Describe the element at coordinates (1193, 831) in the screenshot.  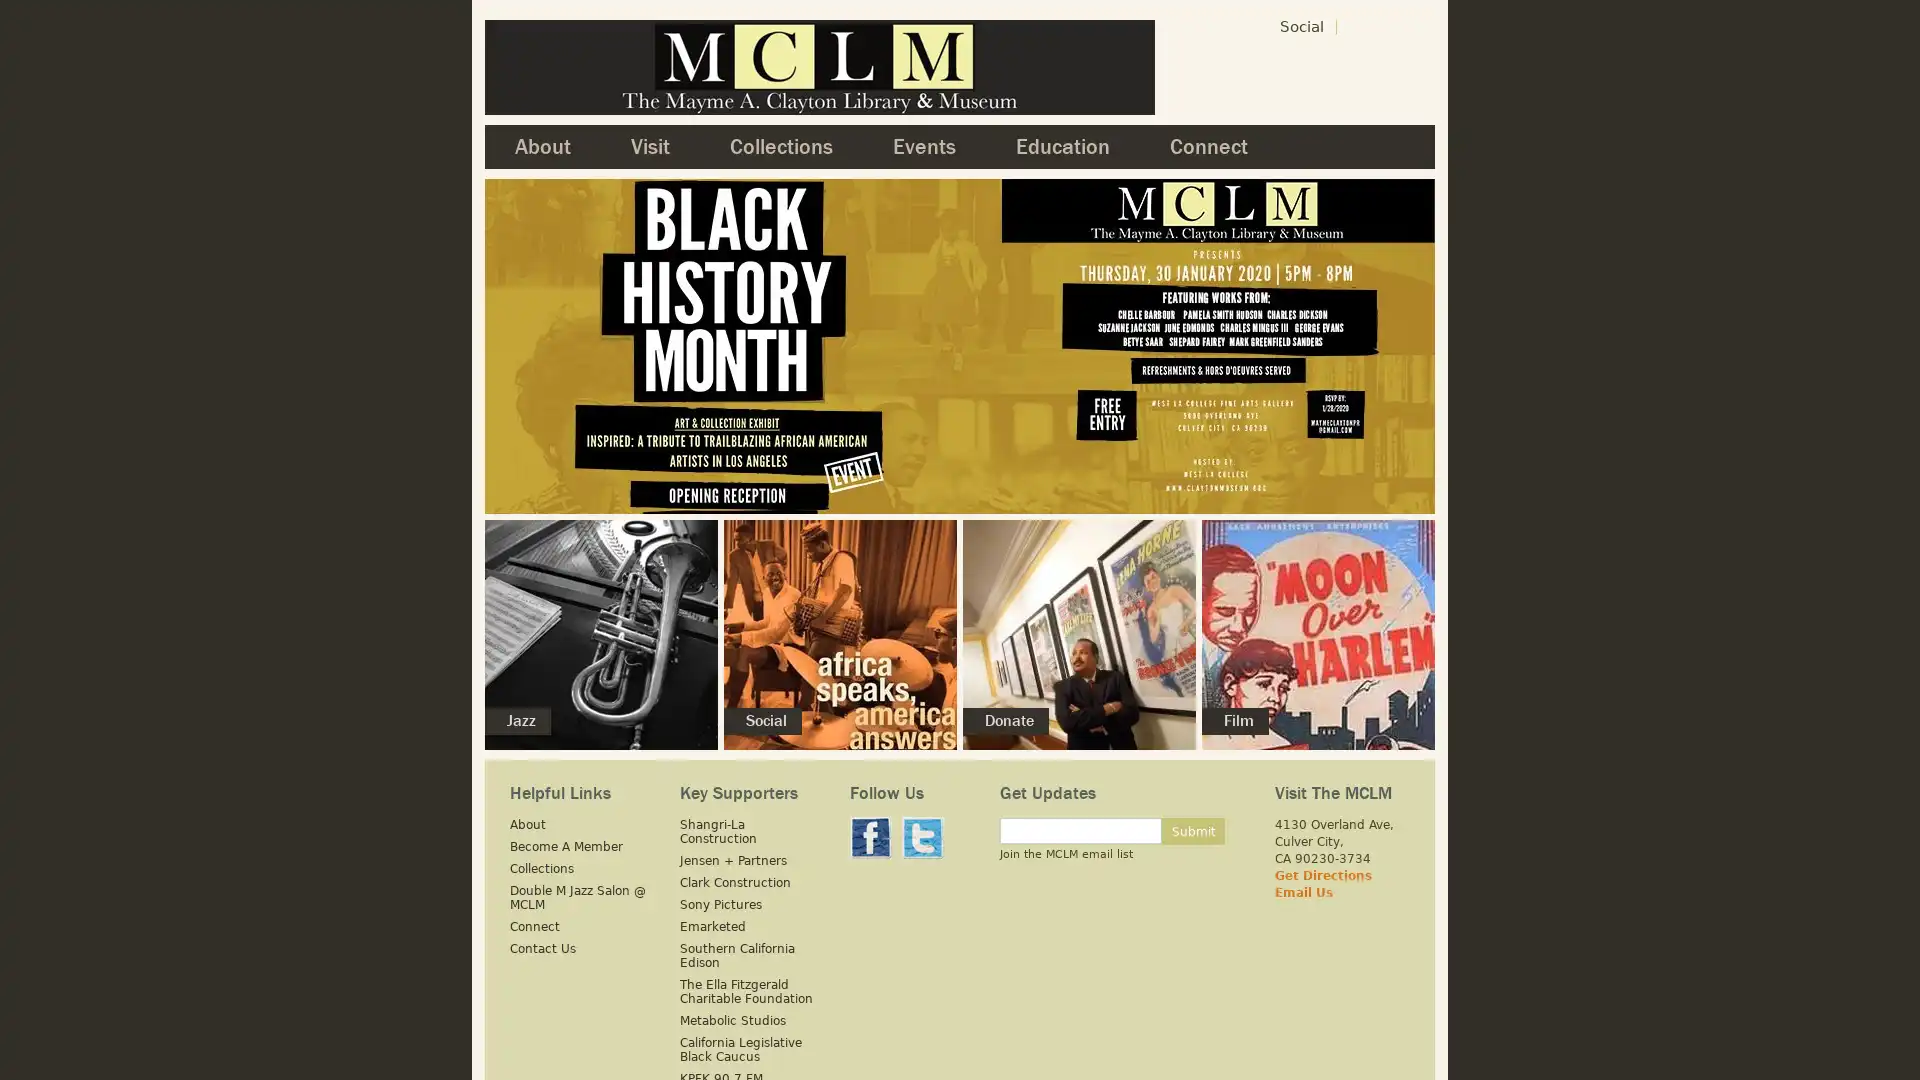
I see `Submit` at that location.